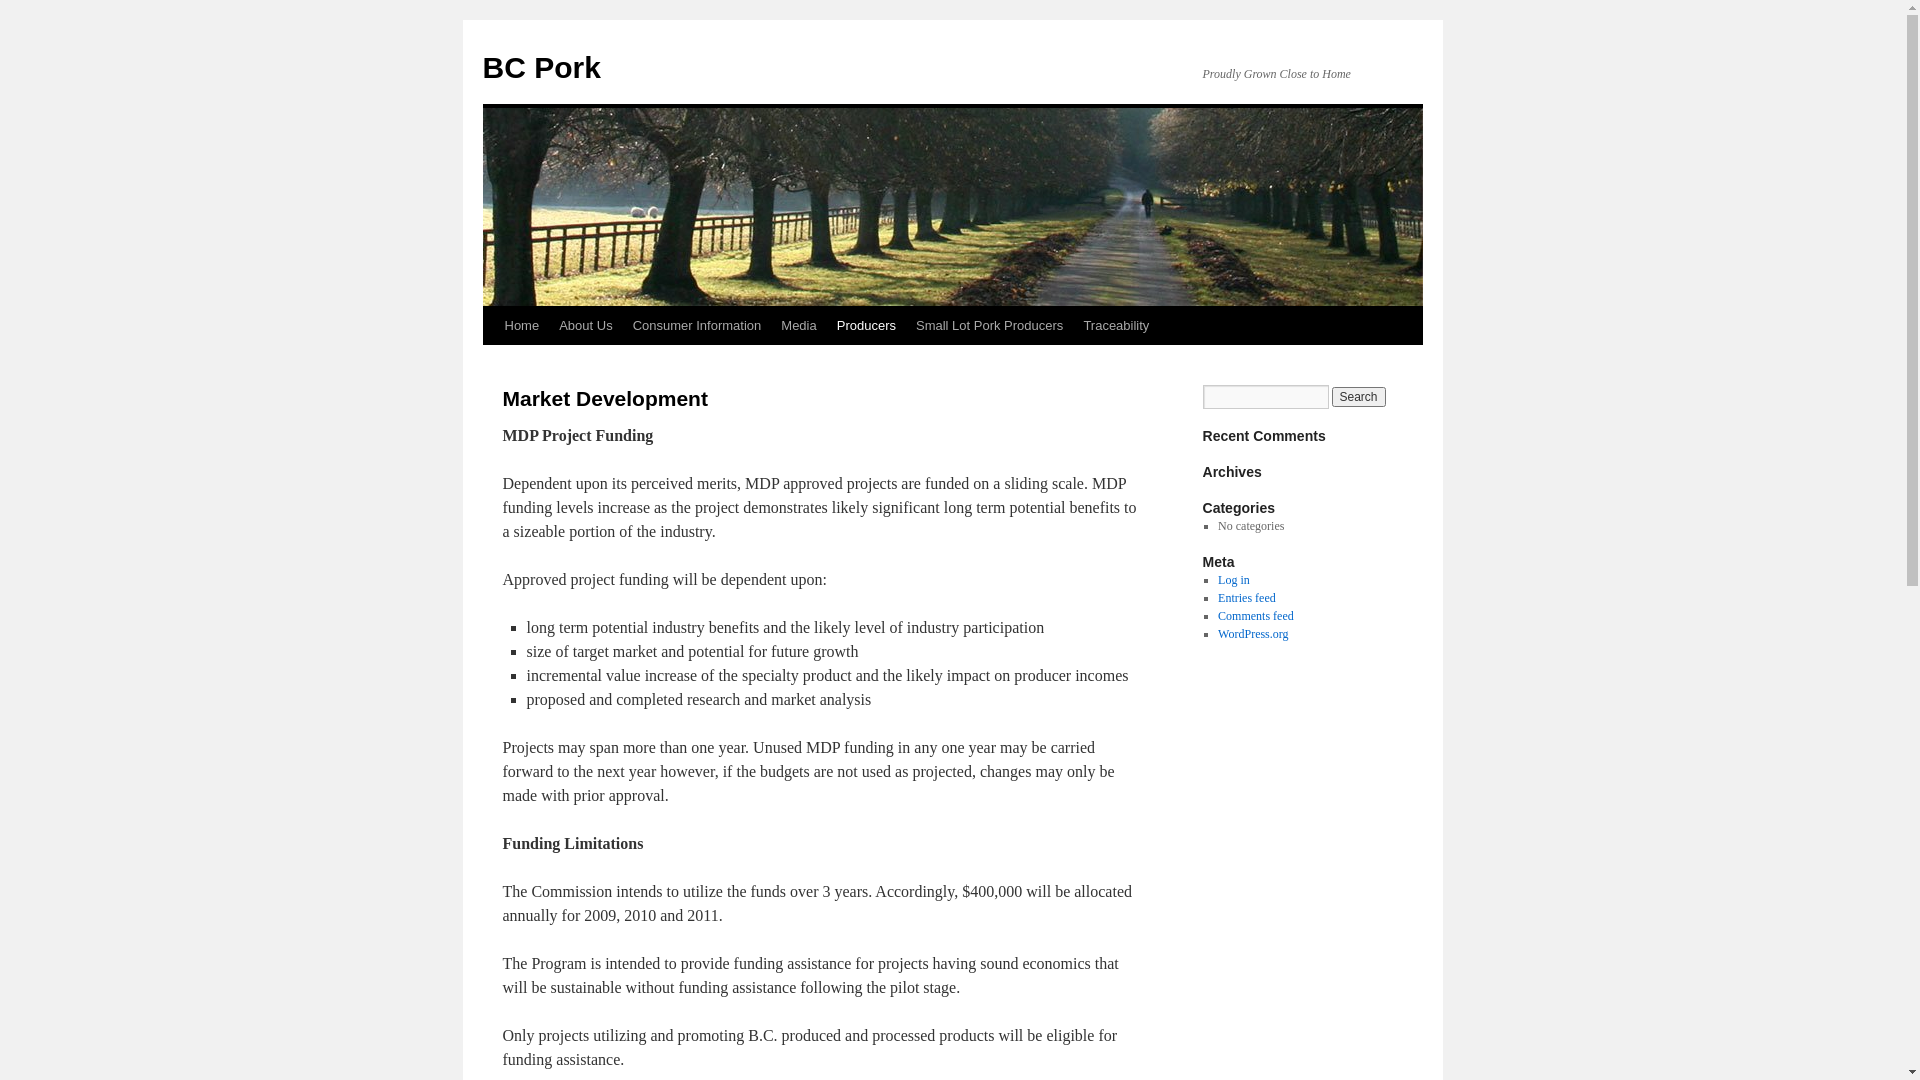 The width and height of the screenshot is (1920, 1080). I want to click on 'Skip to content', so click(481, 363).